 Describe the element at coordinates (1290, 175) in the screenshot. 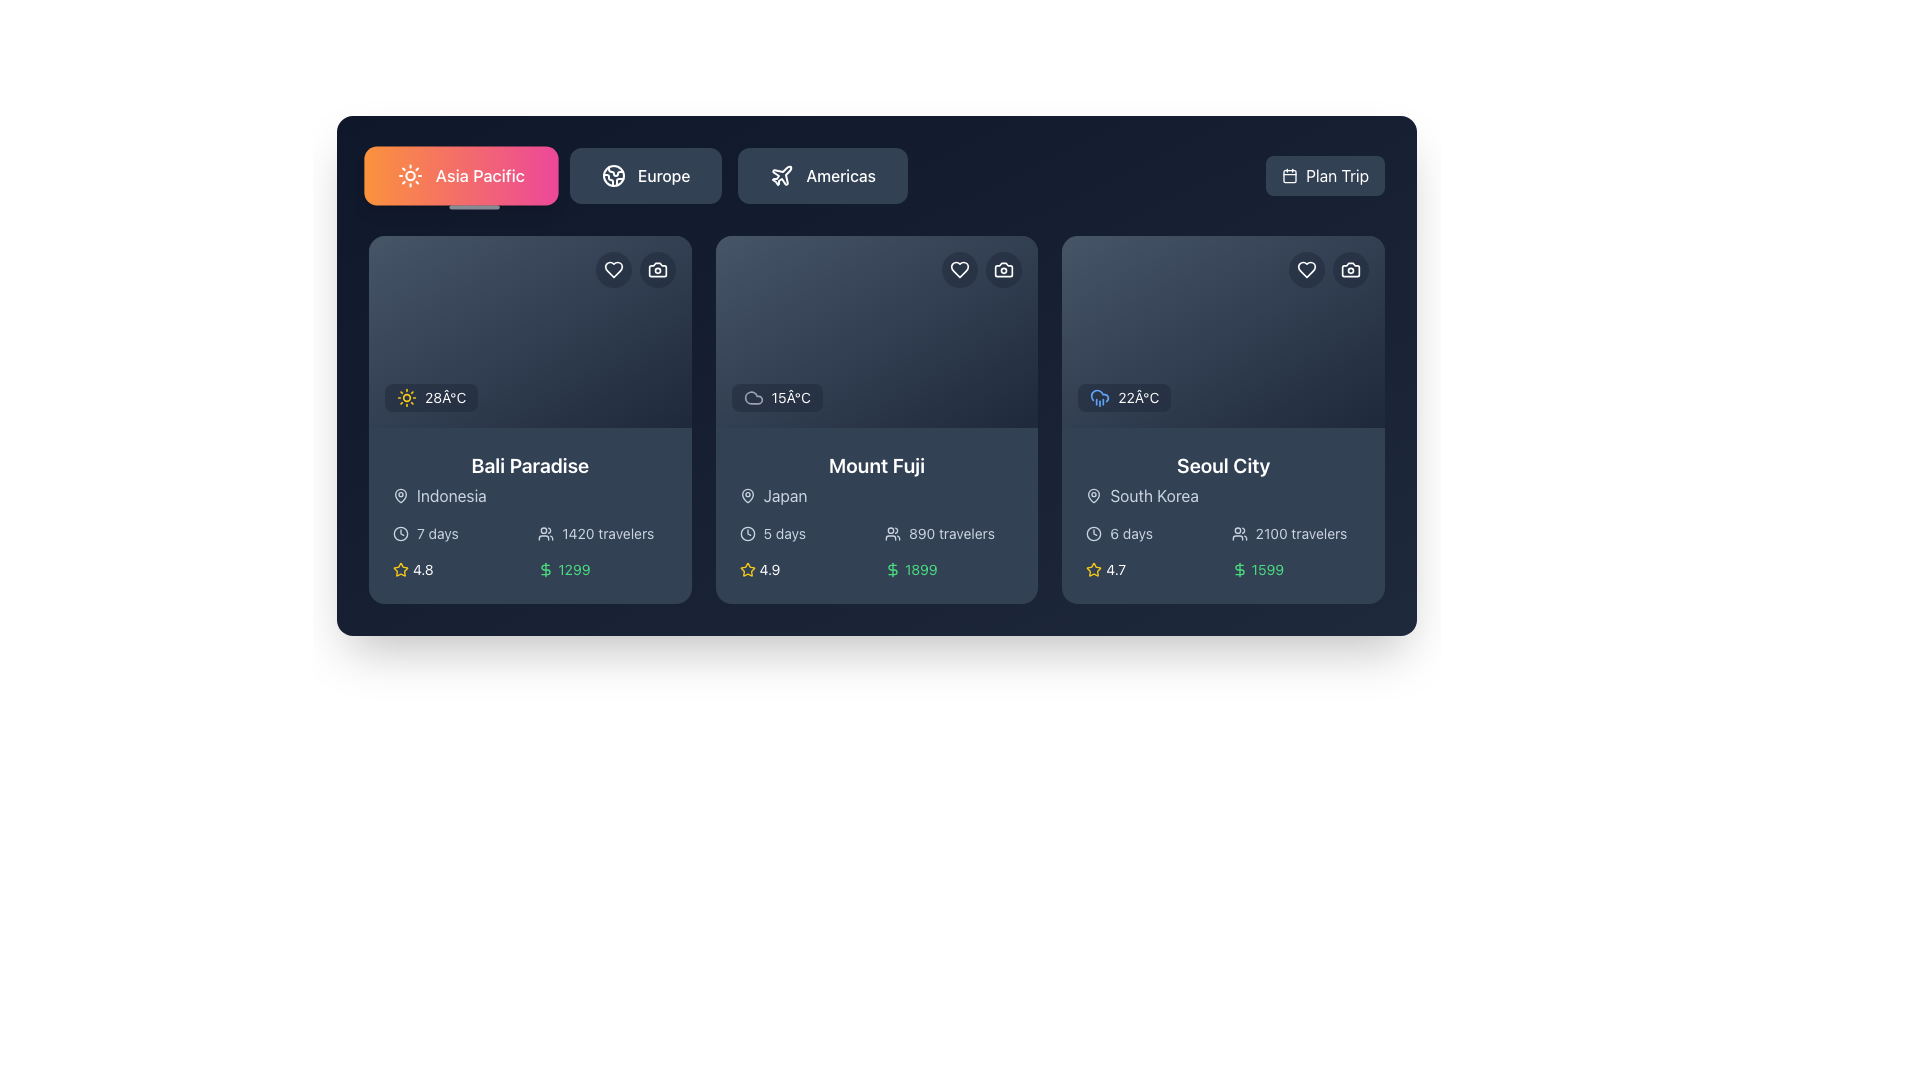

I see `the calendar icon located within the 'Plan Trip' button in the top-right corner of the interface, which is styled with a square outline and a grid pattern` at that location.